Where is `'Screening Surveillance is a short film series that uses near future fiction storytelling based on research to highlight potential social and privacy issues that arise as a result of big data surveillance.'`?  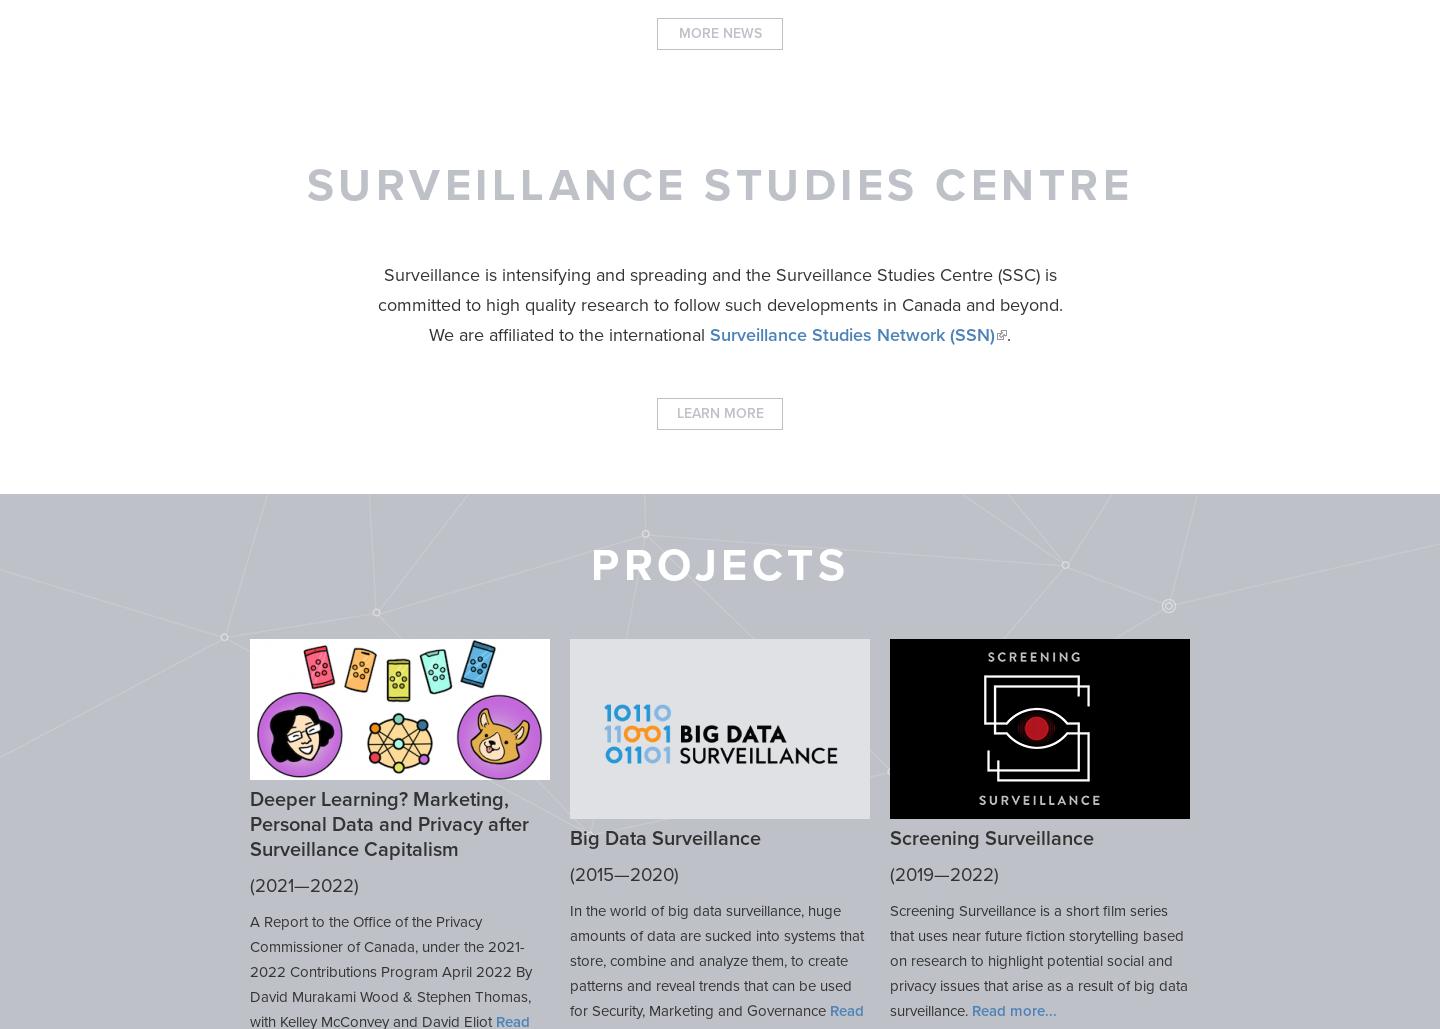
'Screening Surveillance is a short film series that uses near future fiction storytelling based on research to highlight potential social and privacy issues that arise as a result of big data surveillance.' is located at coordinates (1038, 959).